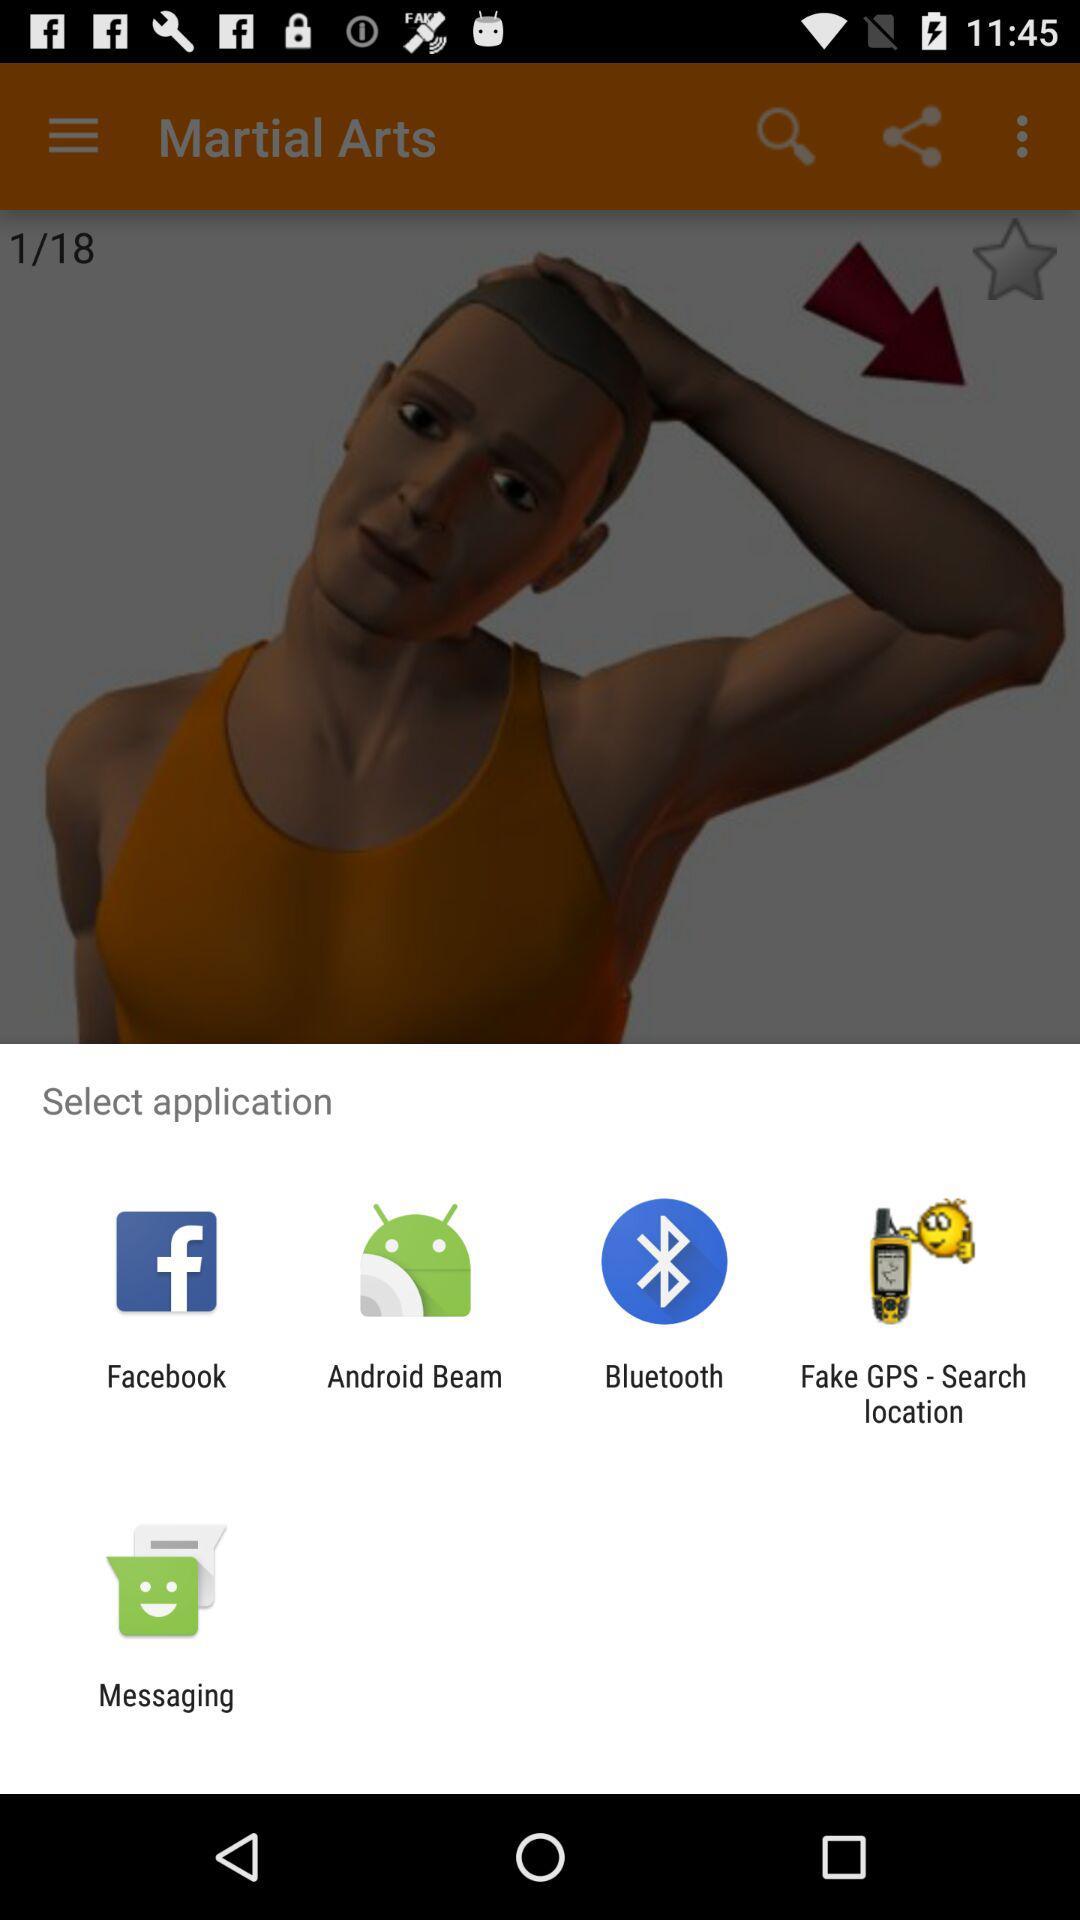 Image resolution: width=1080 pixels, height=1920 pixels. Describe the element at coordinates (913, 1392) in the screenshot. I see `app to the right of the bluetooth` at that location.